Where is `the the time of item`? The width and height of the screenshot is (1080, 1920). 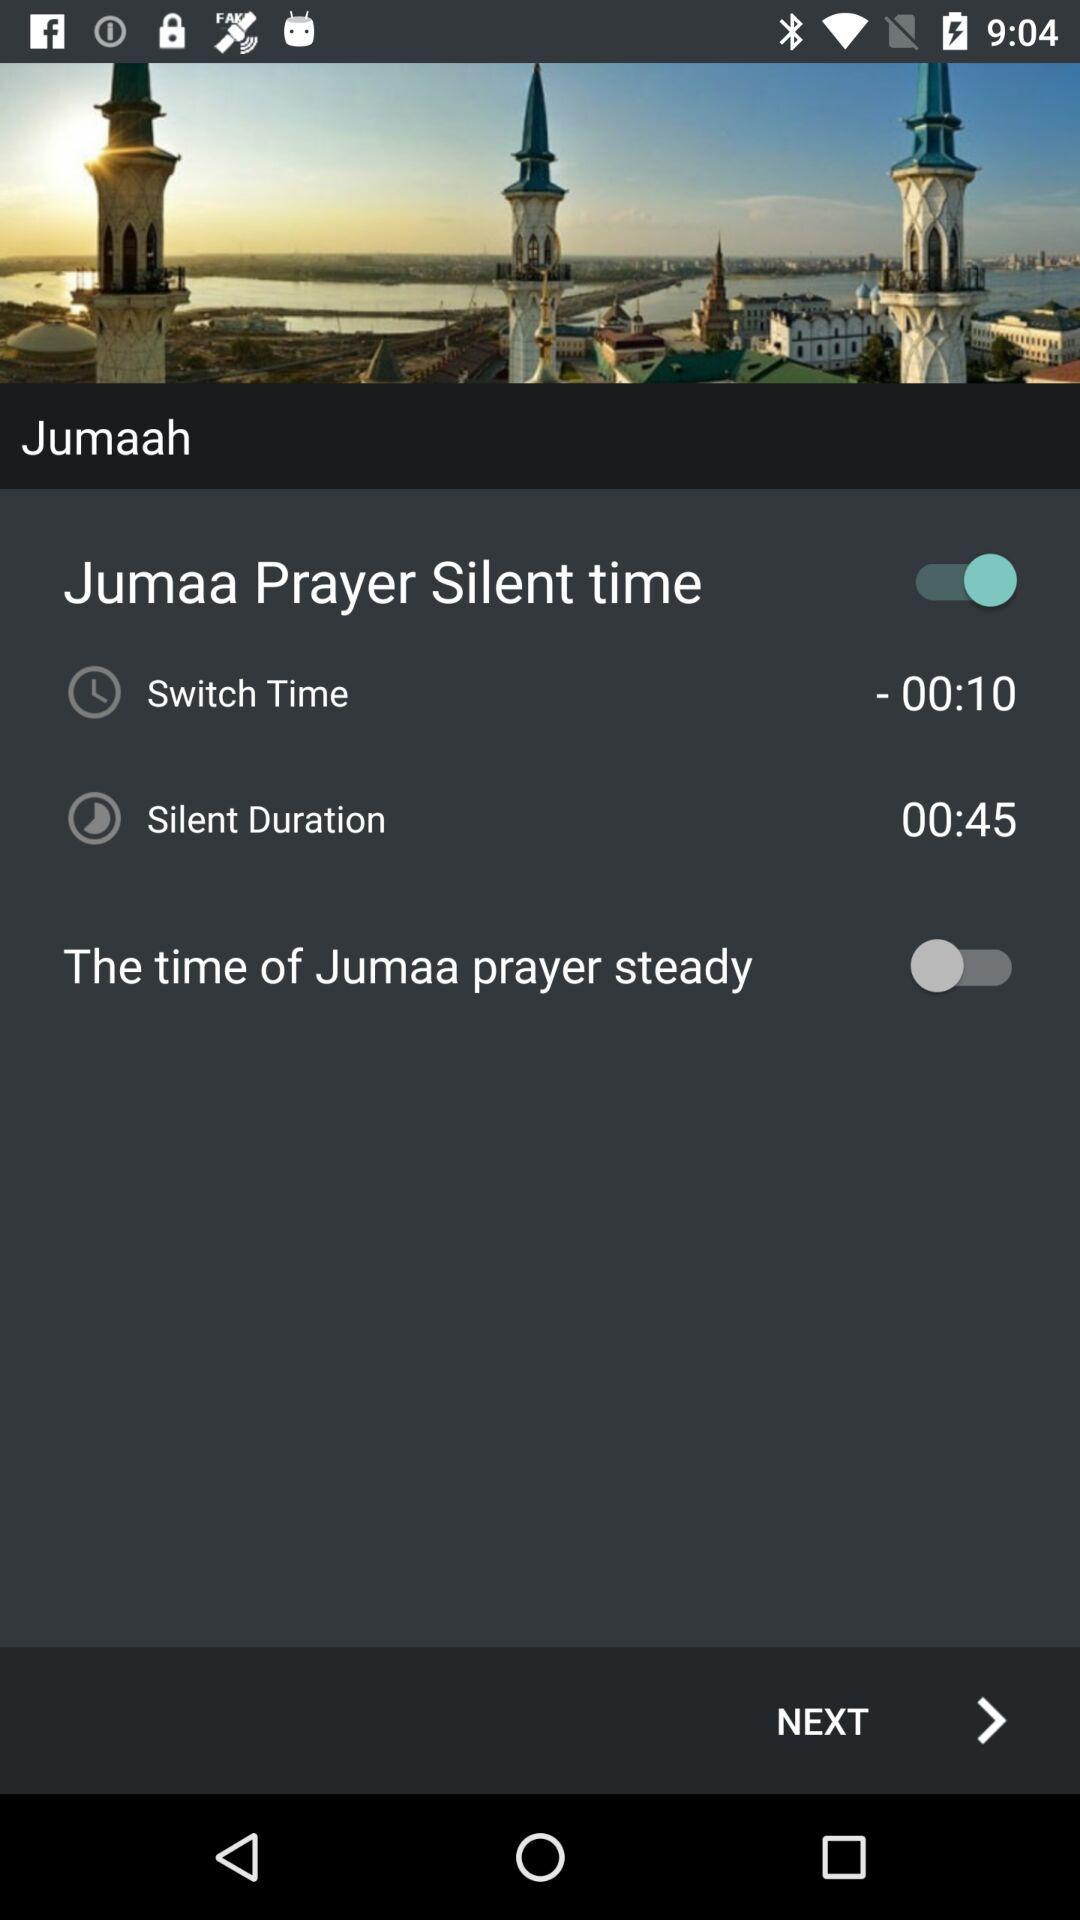
the the time of item is located at coordinates (540, 965).